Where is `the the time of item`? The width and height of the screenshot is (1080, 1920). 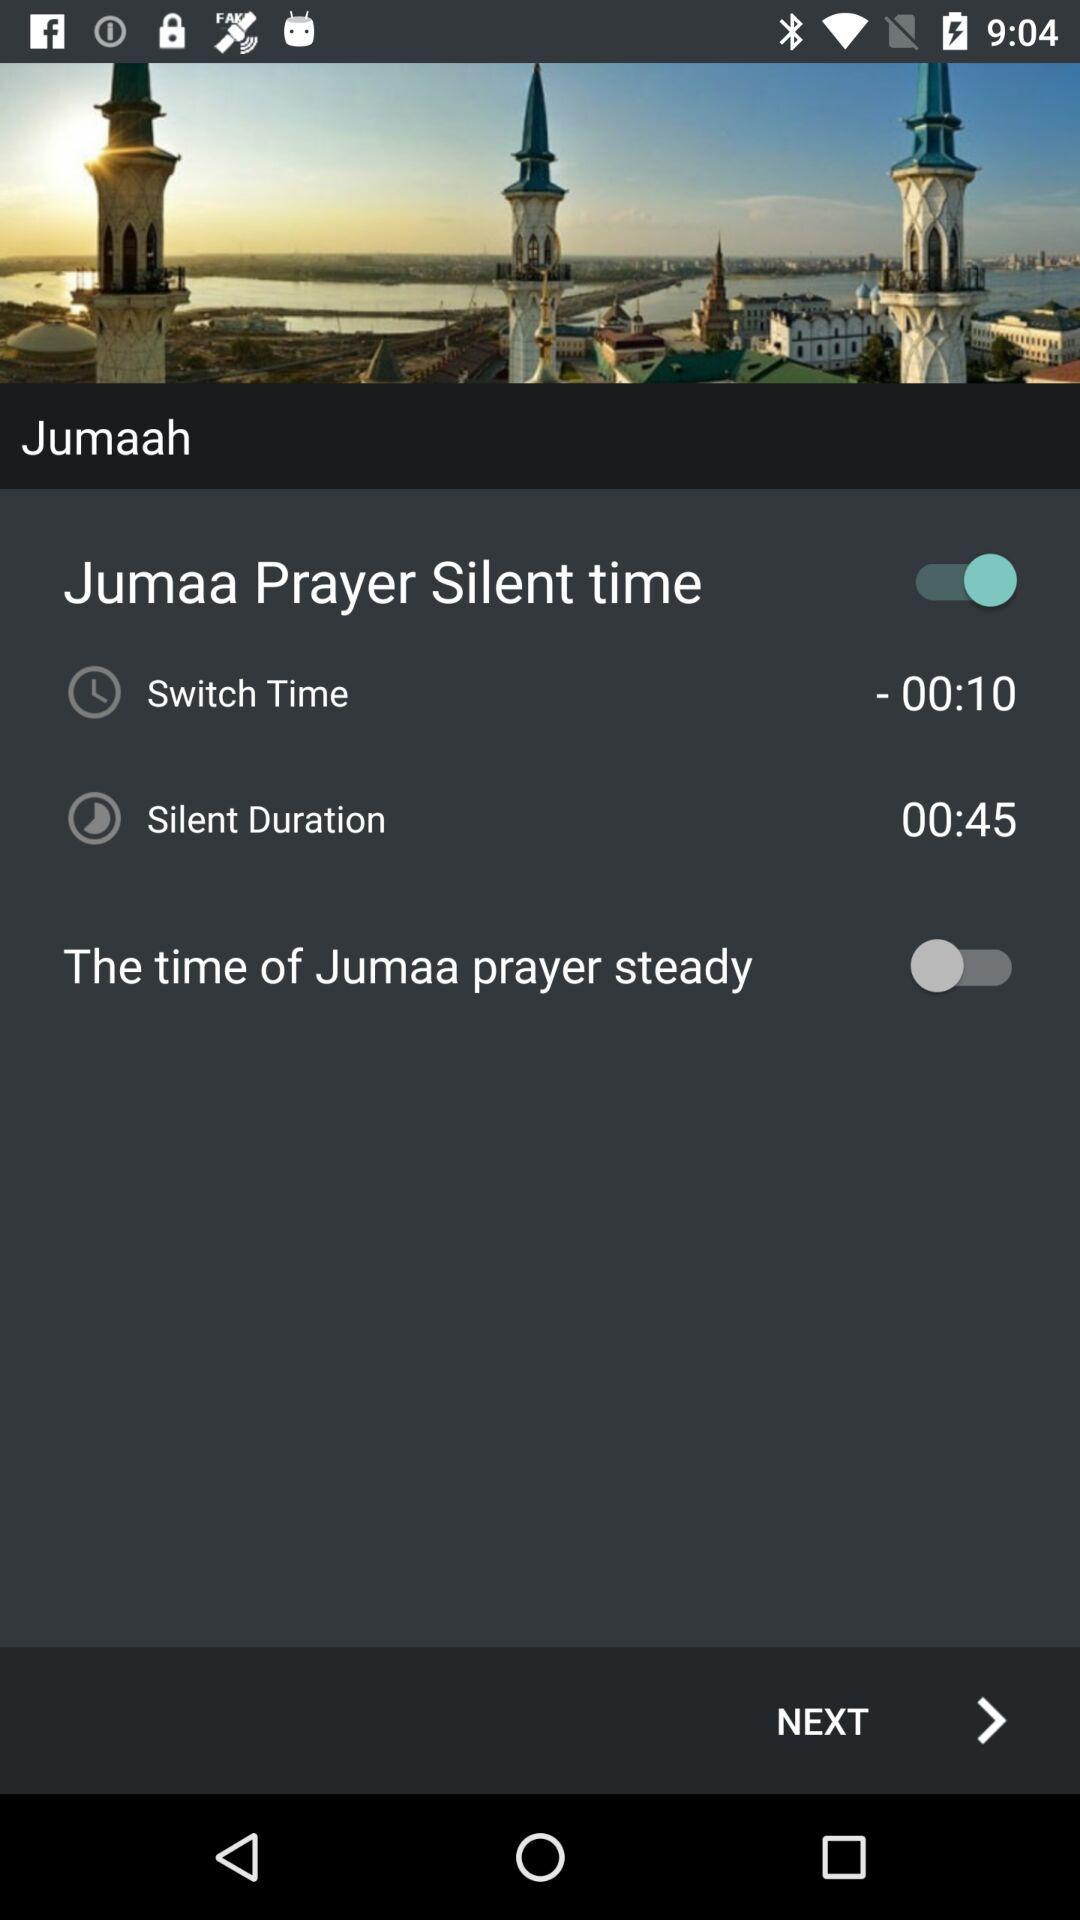
the the time of item is located at coordinates (540, 965).